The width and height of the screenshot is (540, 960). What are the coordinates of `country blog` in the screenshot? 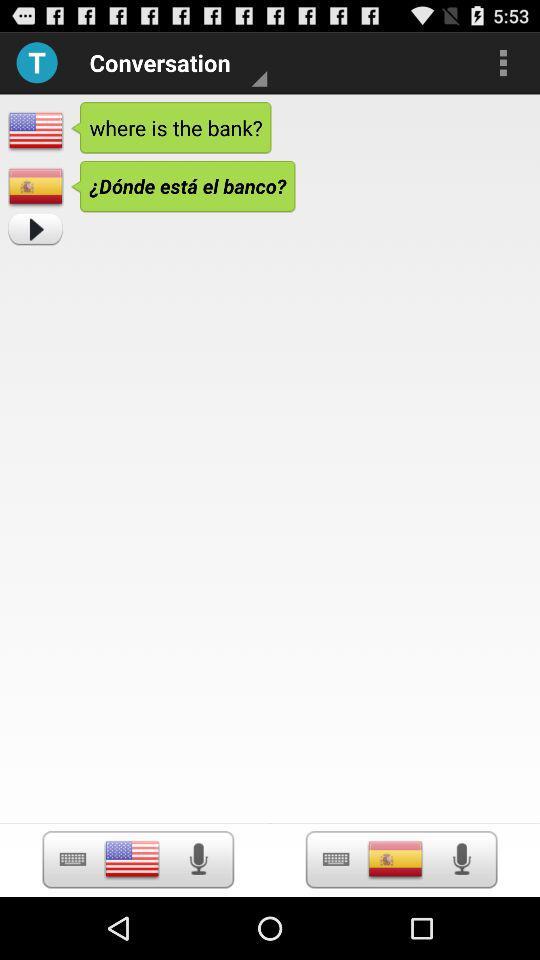 It's located at (395, 858).